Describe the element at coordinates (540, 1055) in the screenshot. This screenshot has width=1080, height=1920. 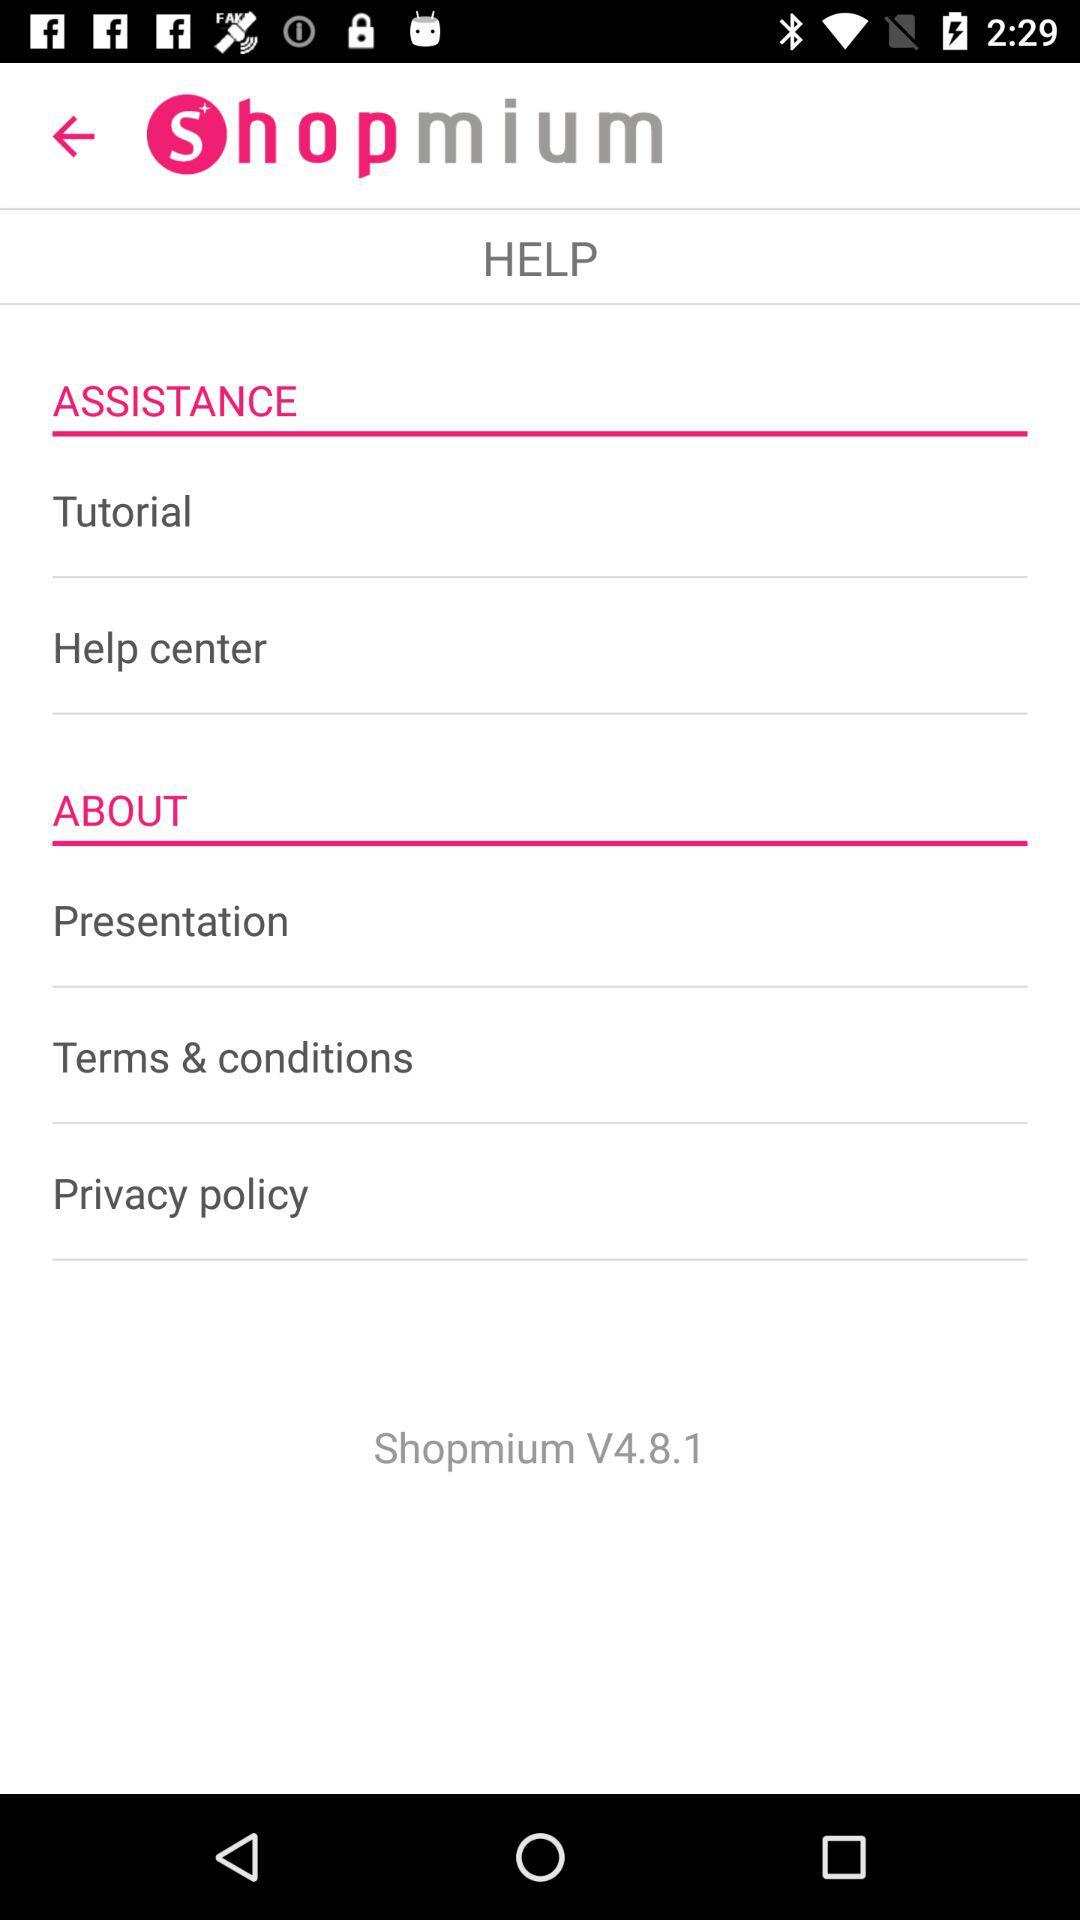
I see `the terms & conditions icon` at that location.